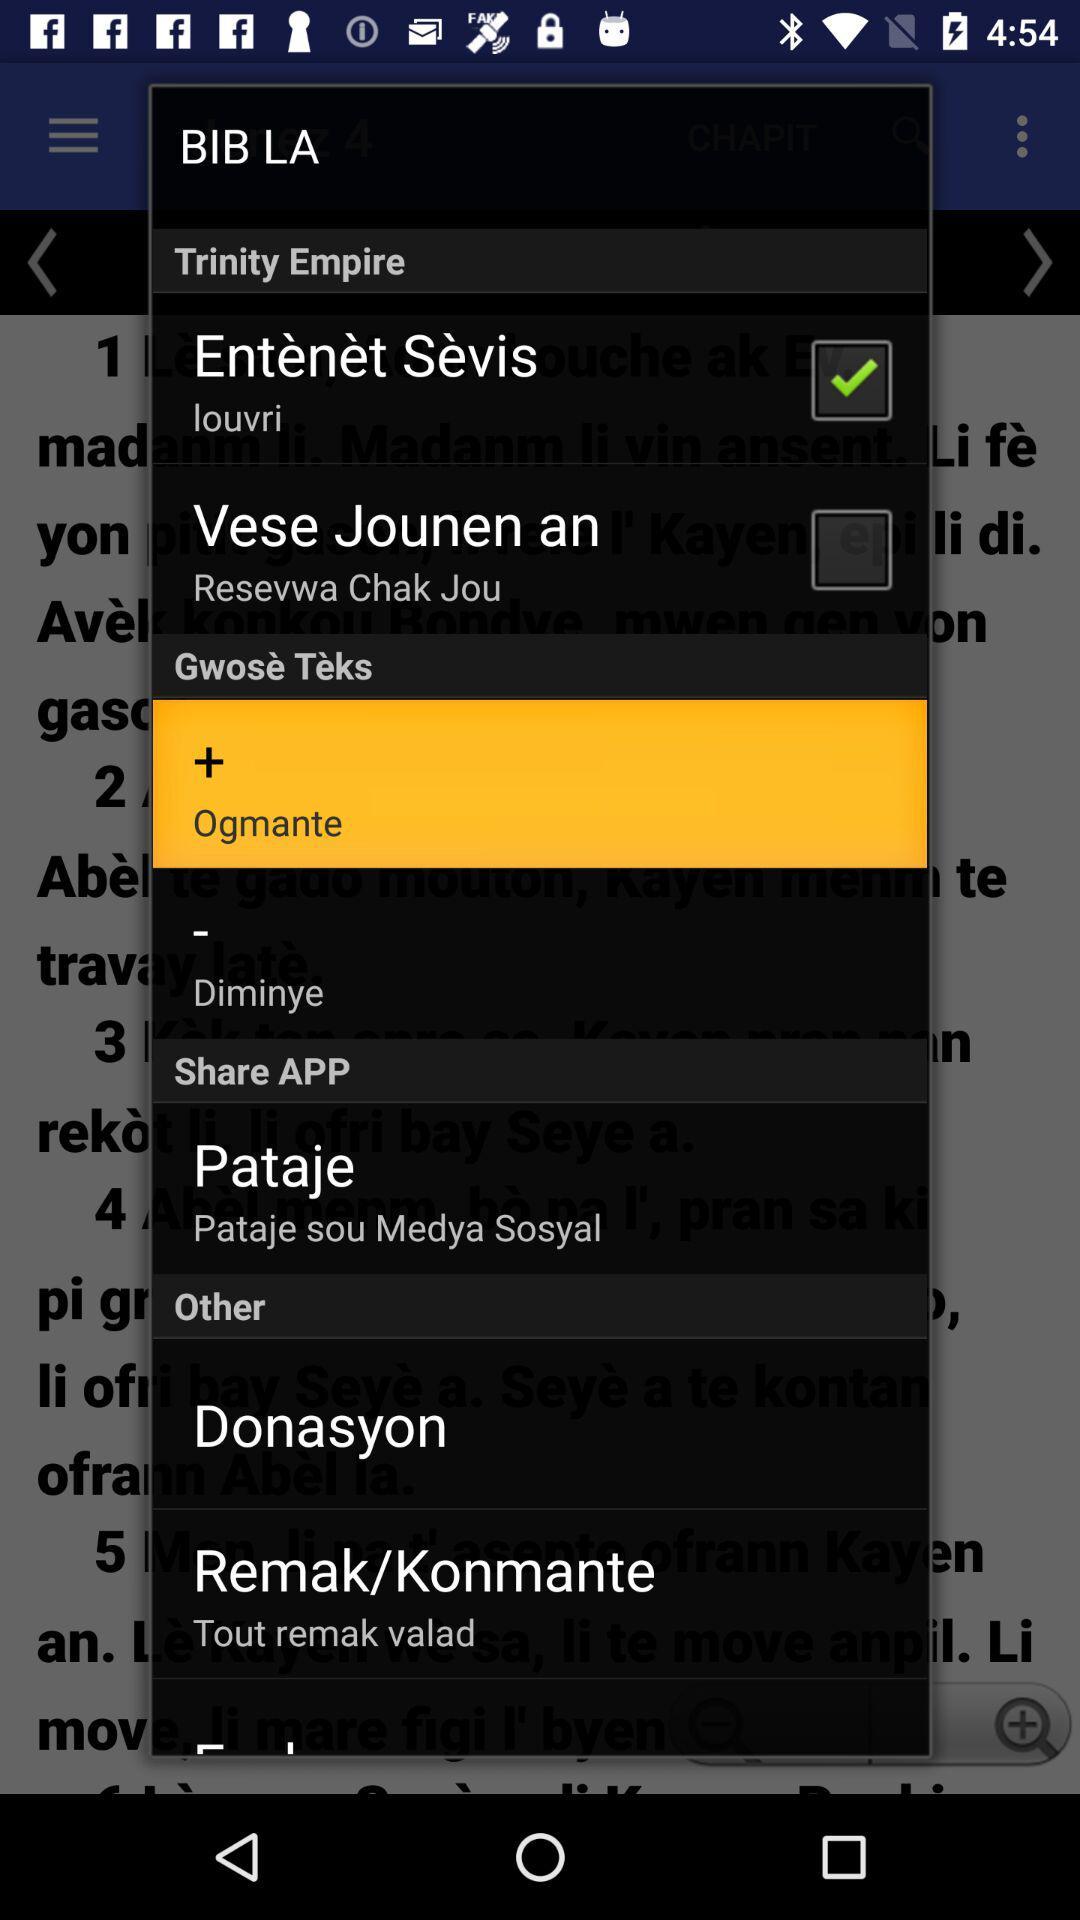  What do you see at coordinates (236, 416) in the screenshot?
I see `app above vese jounen an item` at bounding box center [236, 416].